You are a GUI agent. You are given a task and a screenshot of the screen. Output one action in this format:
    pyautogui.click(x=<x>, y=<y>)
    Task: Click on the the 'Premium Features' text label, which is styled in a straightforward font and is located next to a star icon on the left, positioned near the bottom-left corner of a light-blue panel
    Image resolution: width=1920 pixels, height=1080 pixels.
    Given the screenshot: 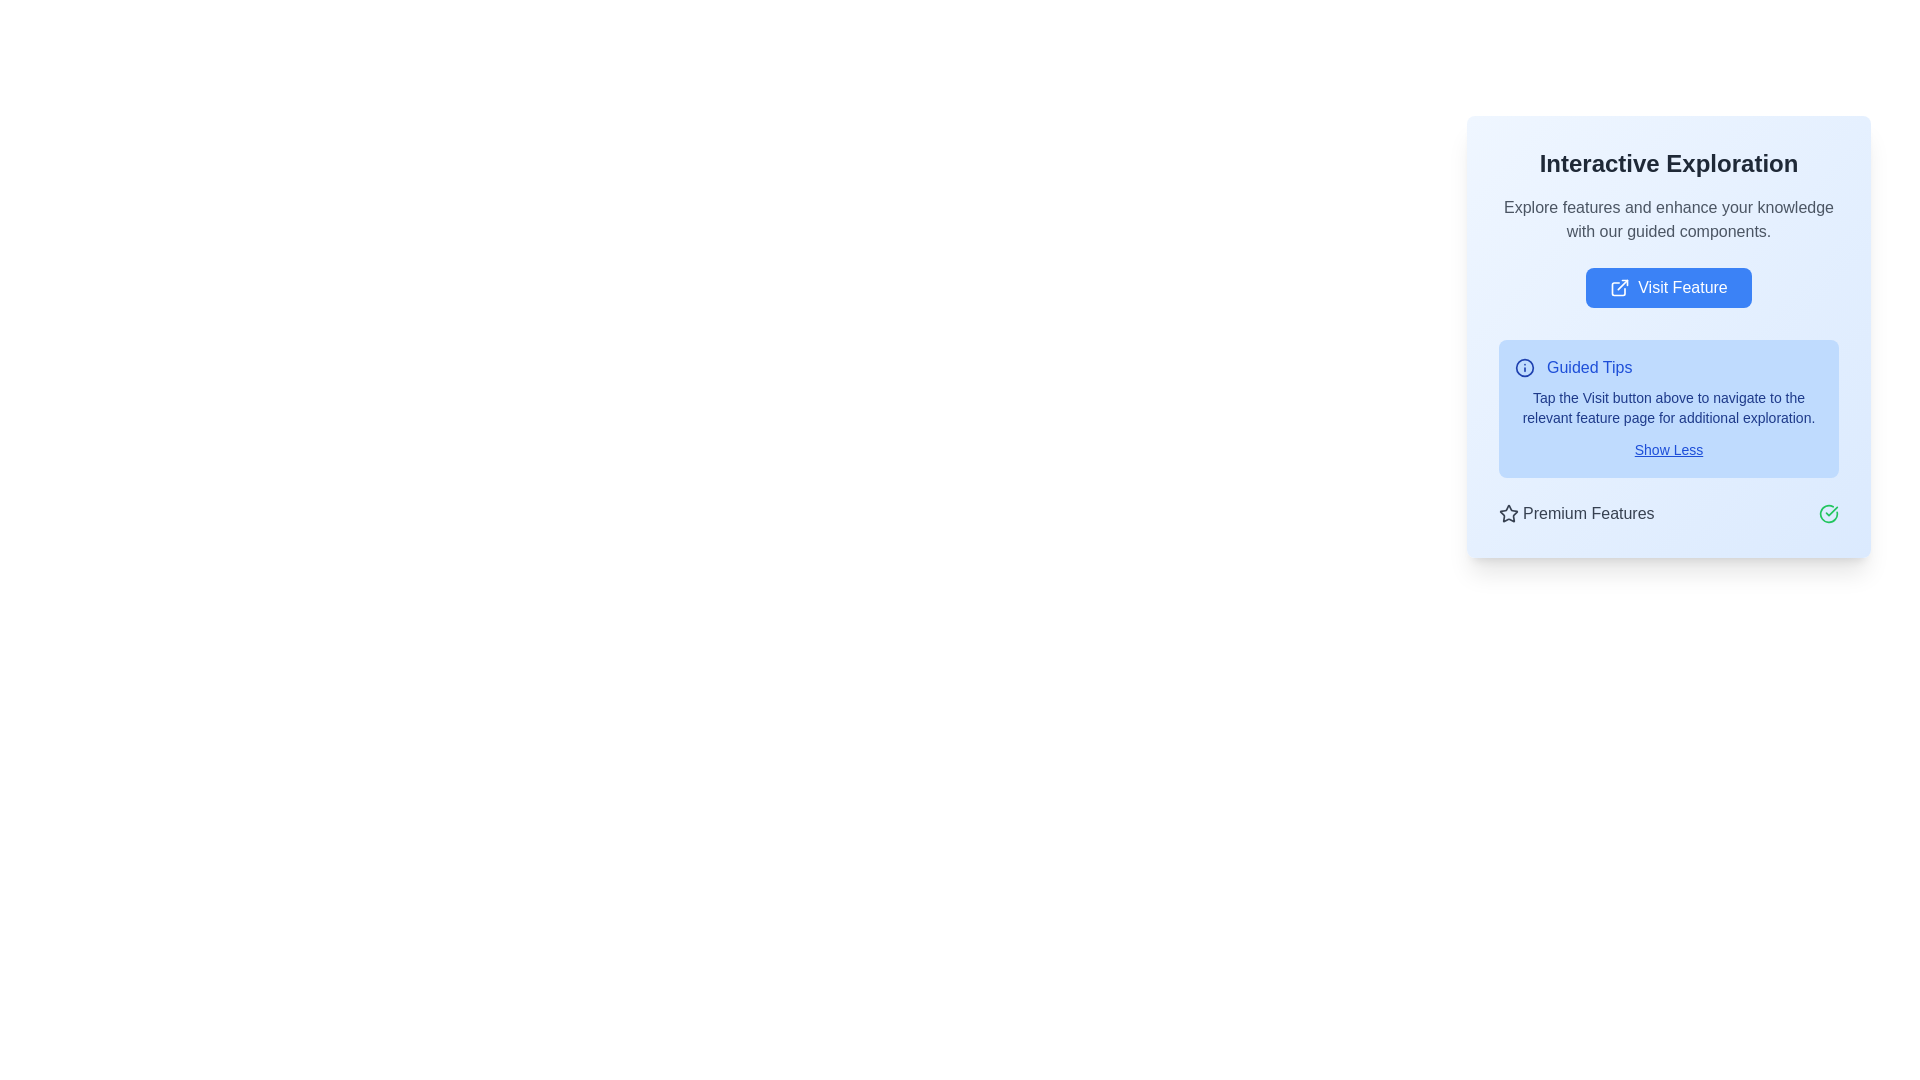 What is the action you would take?
    pyautogui.click(x=1587, y=512)
    